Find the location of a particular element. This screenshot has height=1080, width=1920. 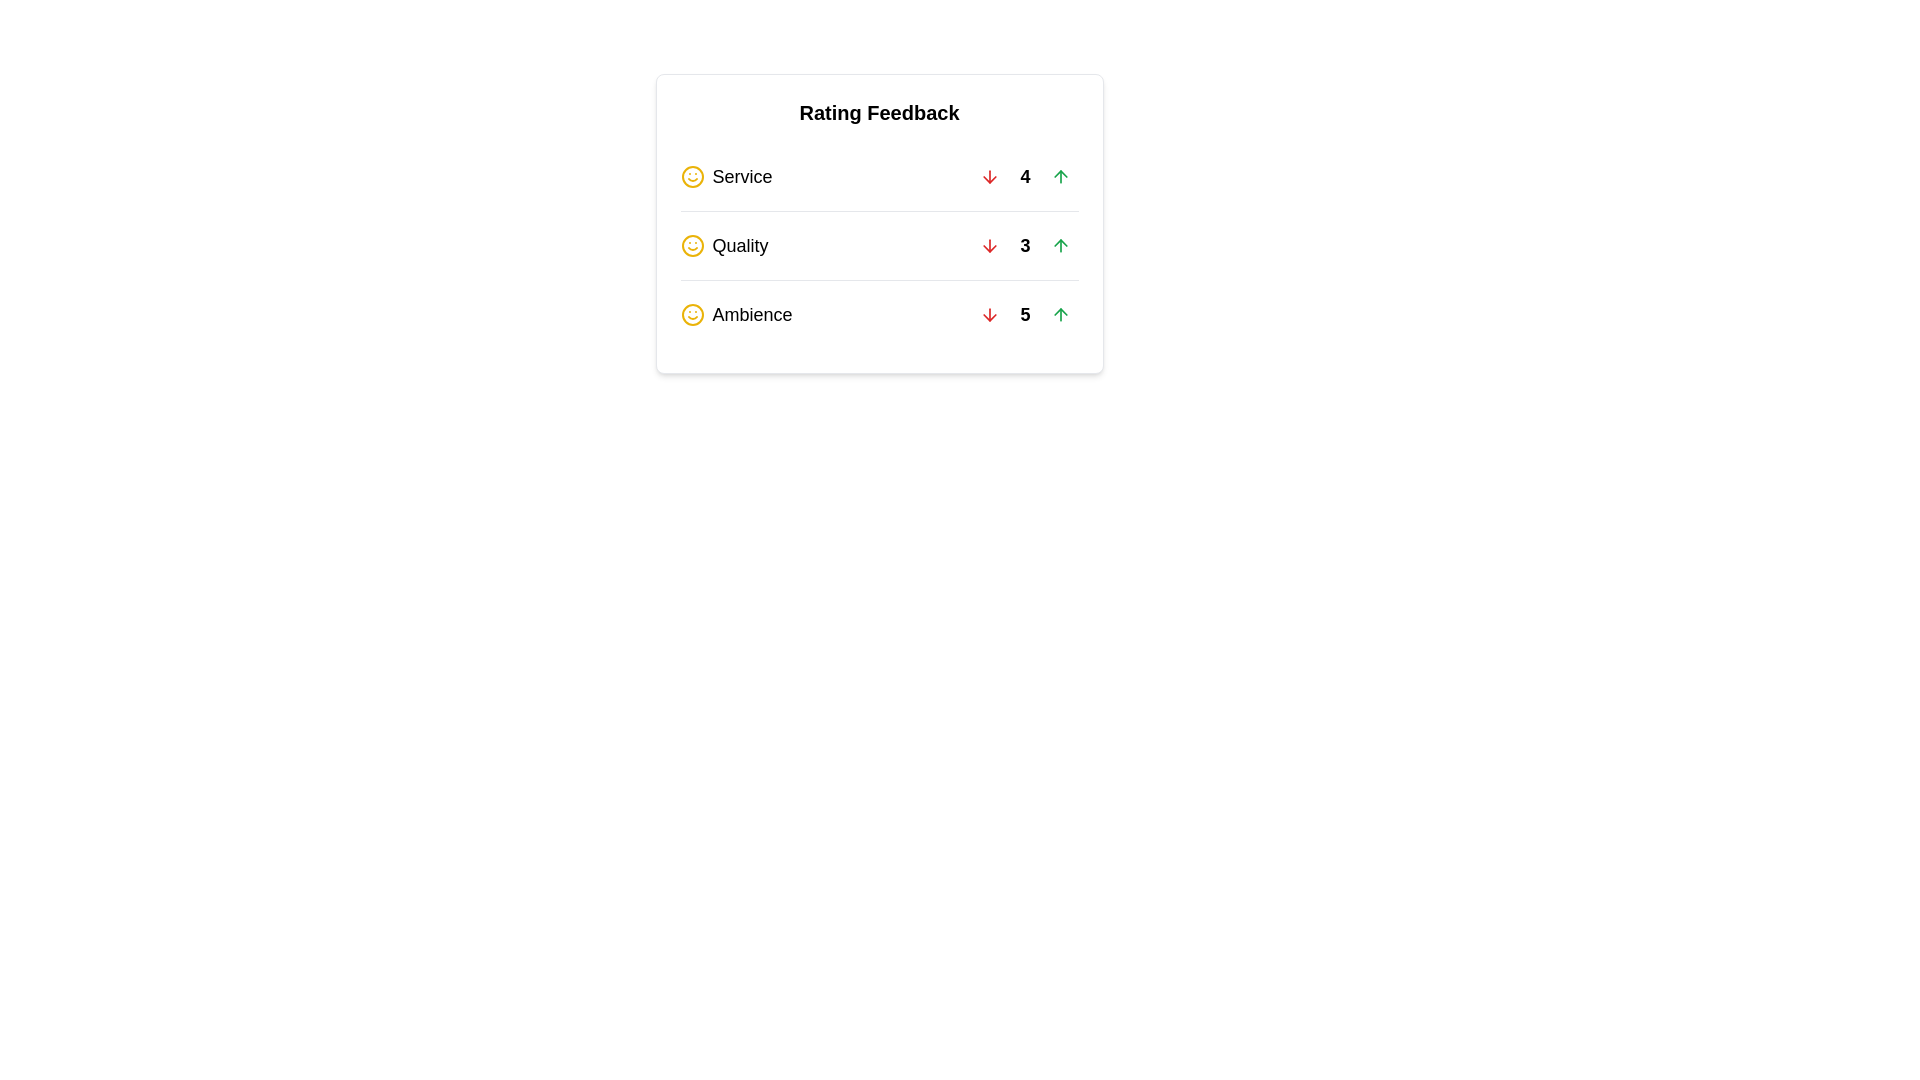

yellow smile icon in the first row of the 'Rating Feedback' section, which contains the text 'Service' and a rating of '4' is located at coordinates (879, 176).